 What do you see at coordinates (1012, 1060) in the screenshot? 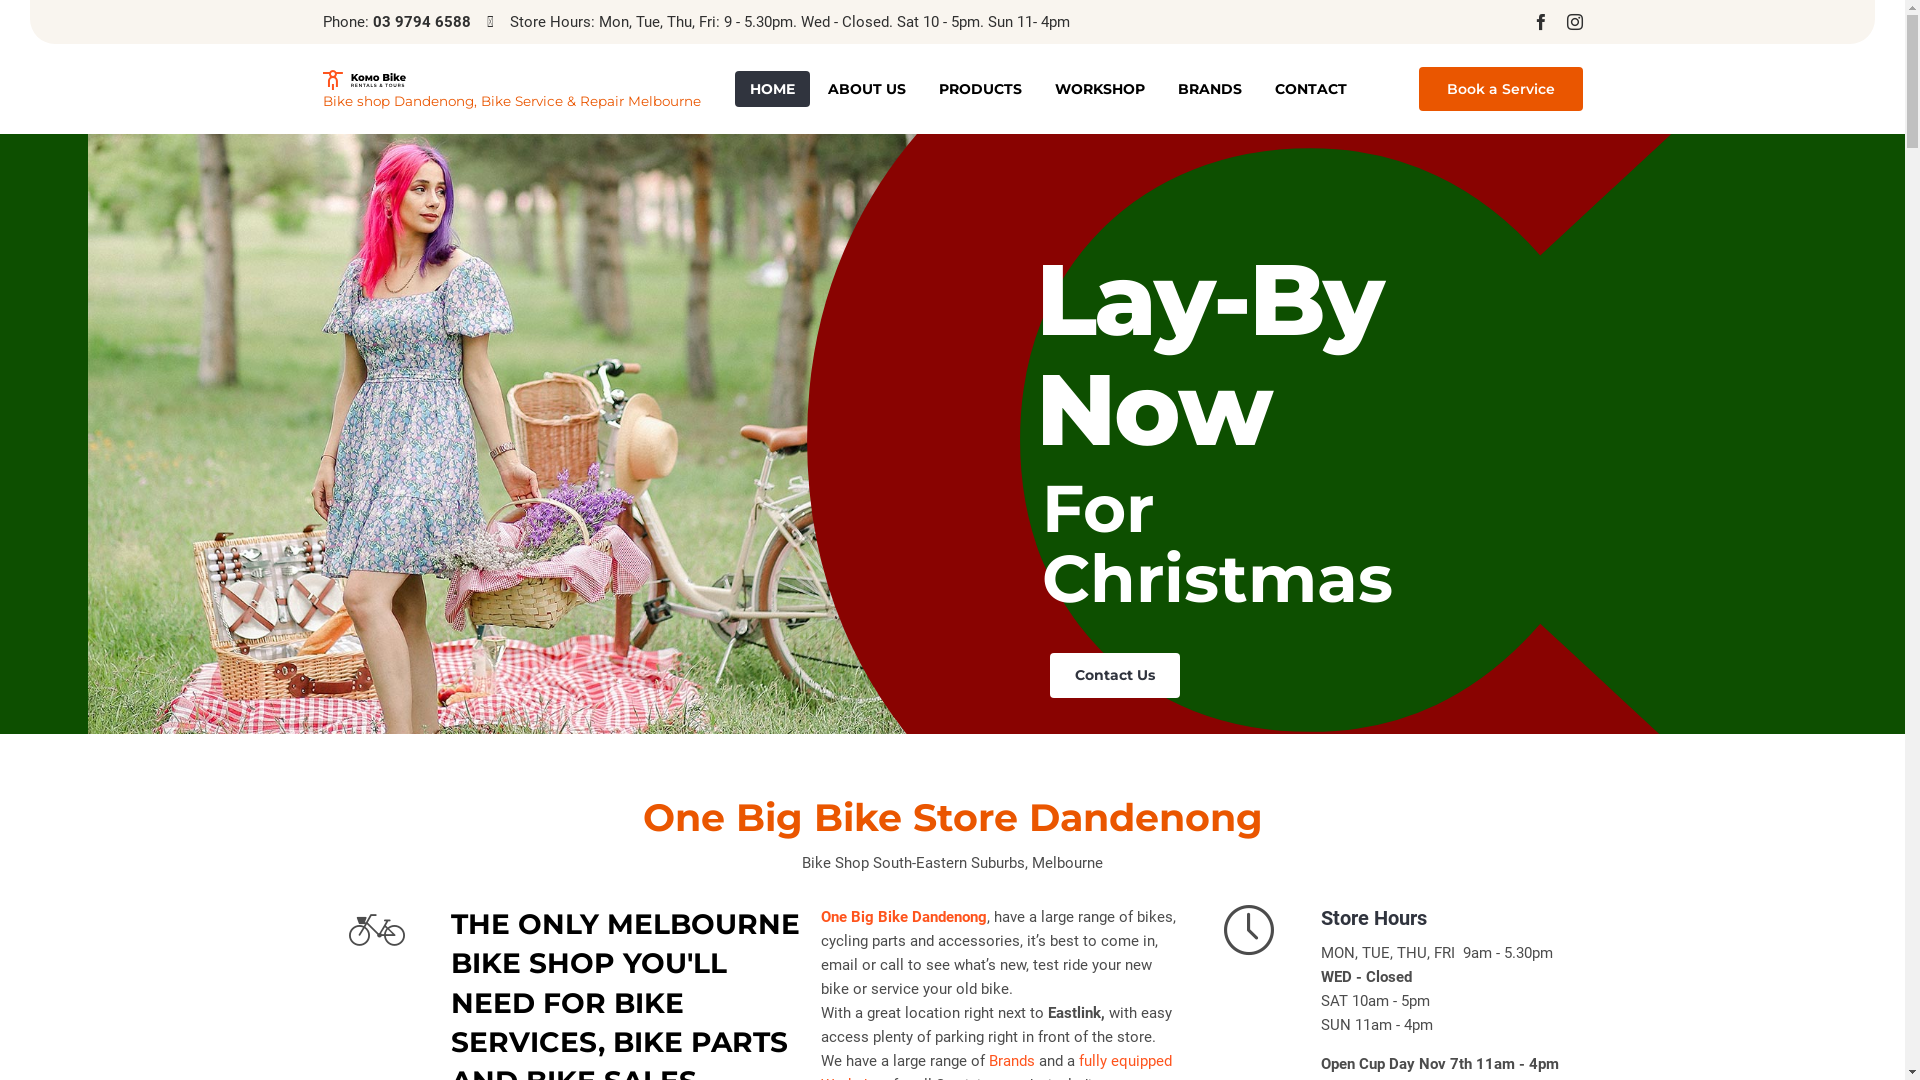
I see `'Brands'` at bounding box center [1012, 1060].